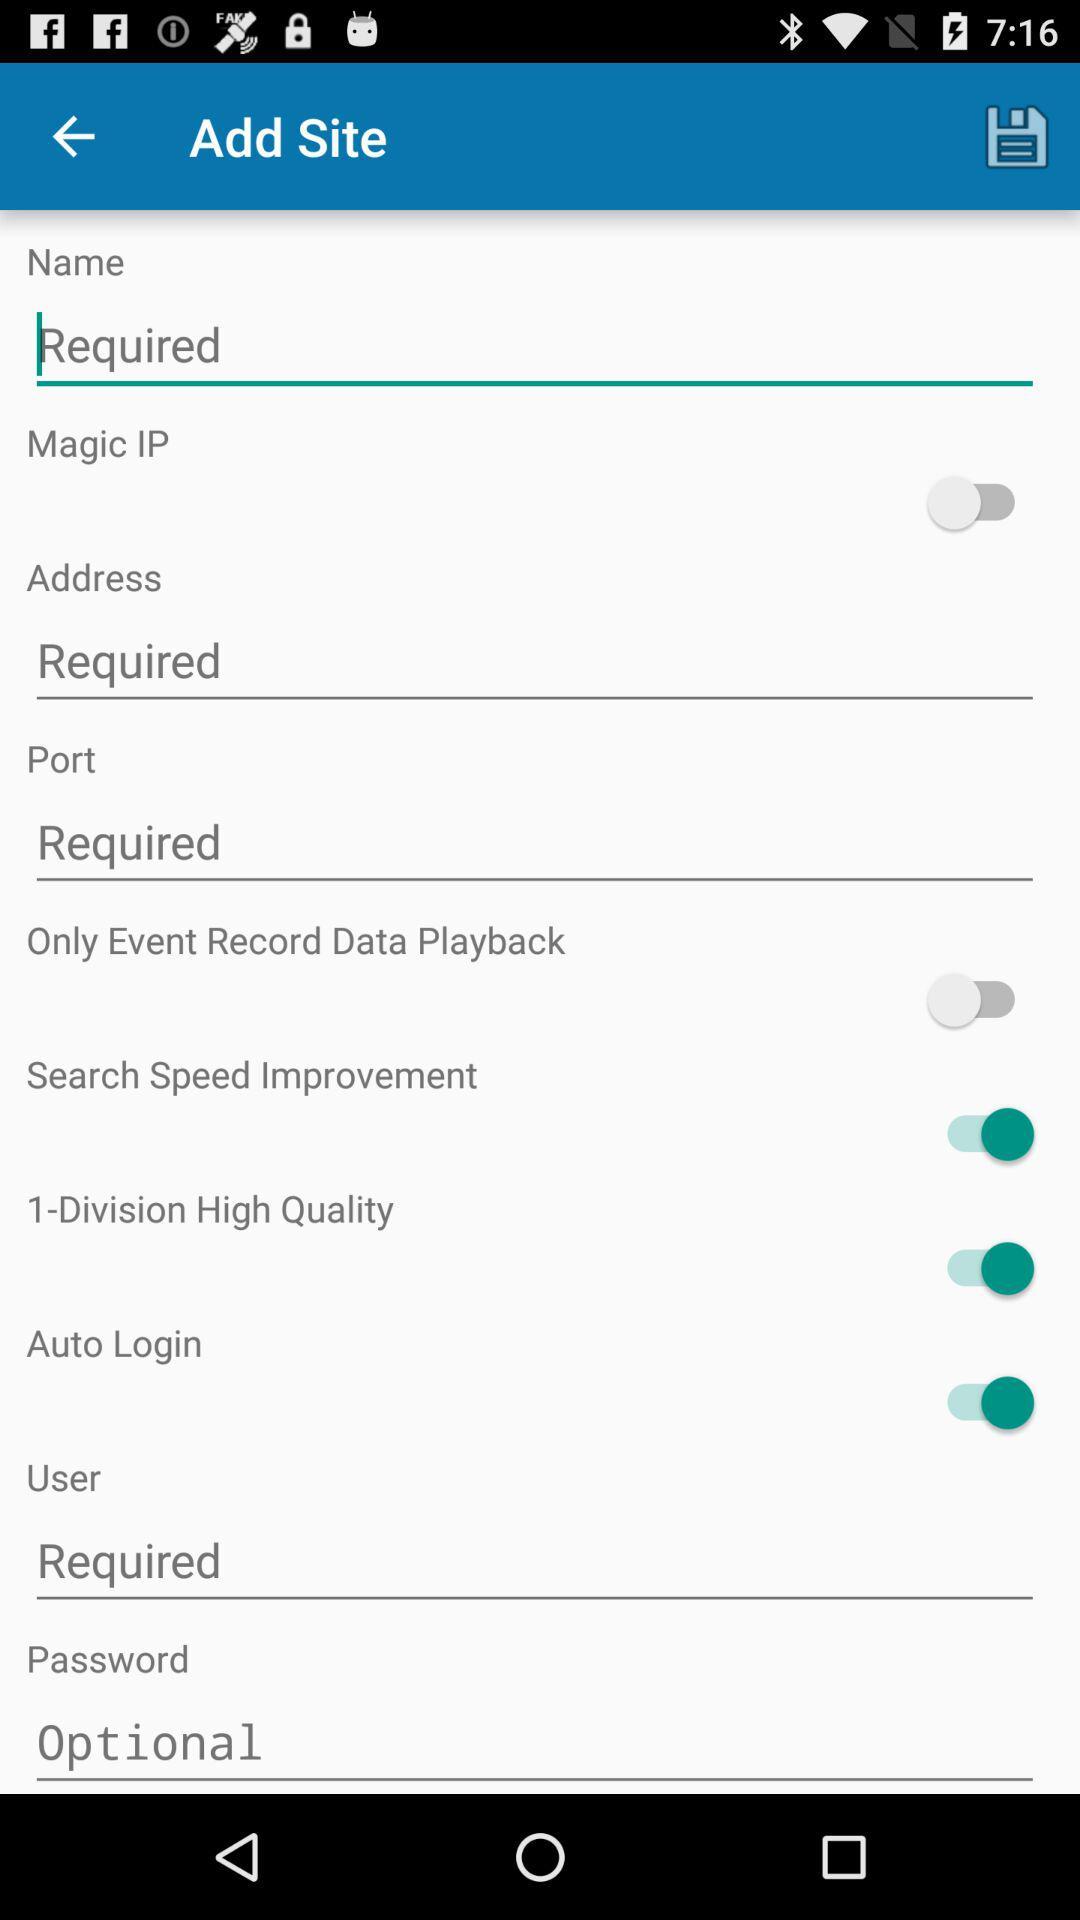 This screenshot has width=1080, height=1920. What do you see at coordinates (979, 1134) in the screenshot?
I see `the item above 1 division high item` at bounding box center [979, 1134].